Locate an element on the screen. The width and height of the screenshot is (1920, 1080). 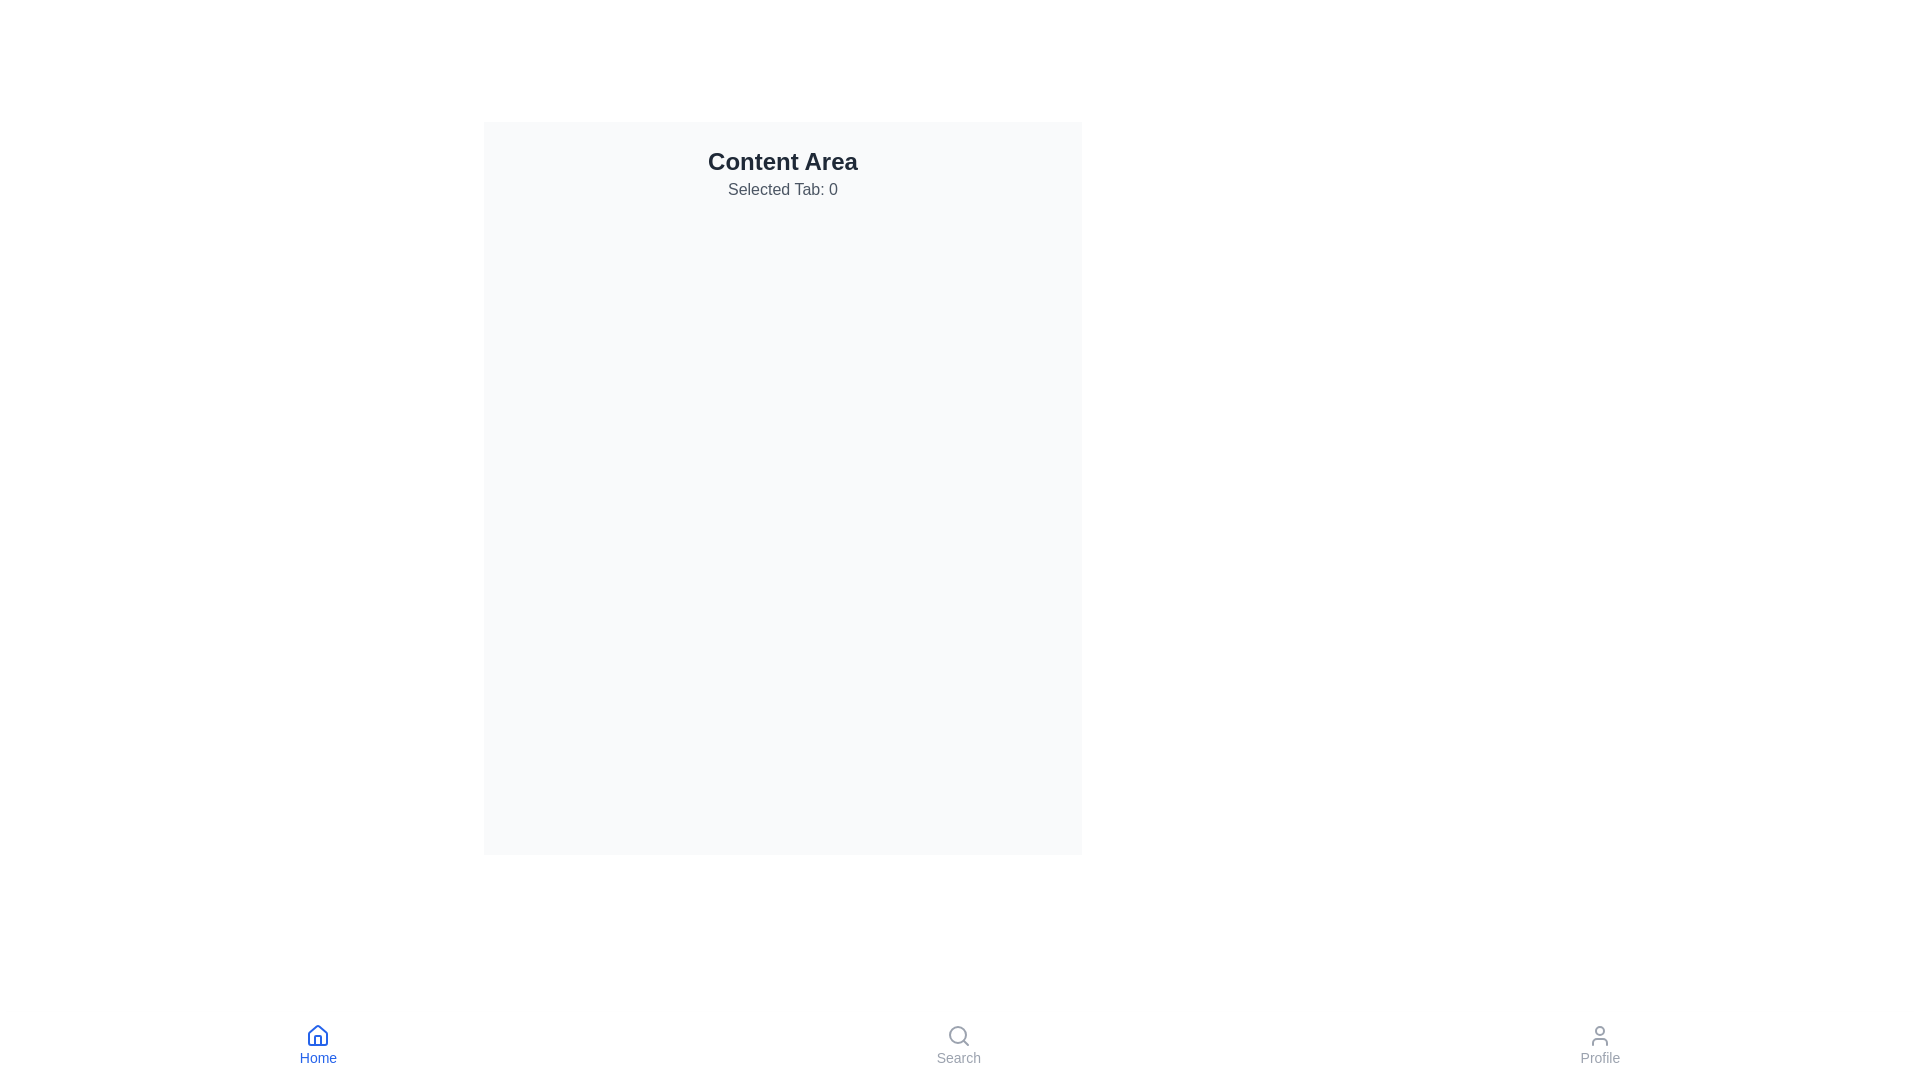
the navigational button located at the bottom right end of the interface is located at coordinates (1598, 1044).